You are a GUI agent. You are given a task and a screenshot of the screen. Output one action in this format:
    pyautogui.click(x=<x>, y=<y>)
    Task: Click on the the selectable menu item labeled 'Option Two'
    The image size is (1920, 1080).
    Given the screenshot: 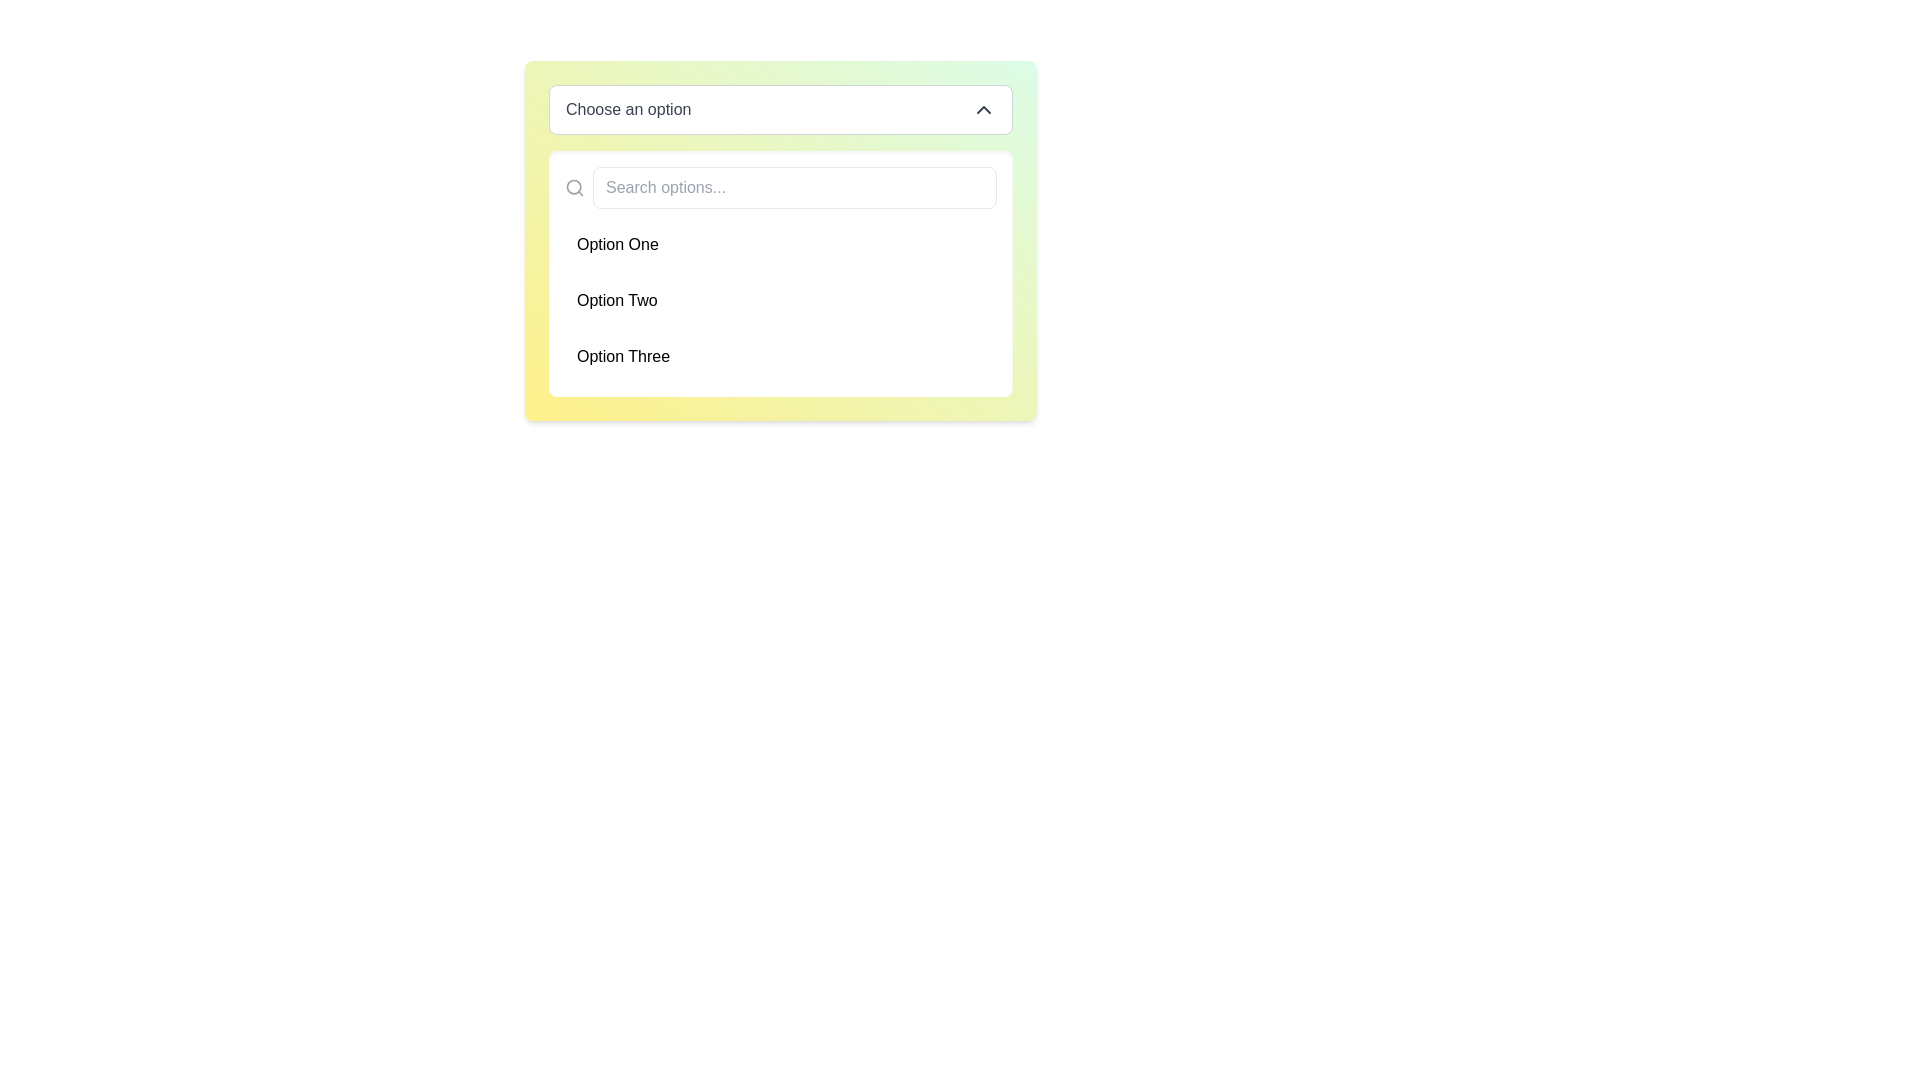 What is the action you would take?
    pyautogui.click(x=780, y=300)
    